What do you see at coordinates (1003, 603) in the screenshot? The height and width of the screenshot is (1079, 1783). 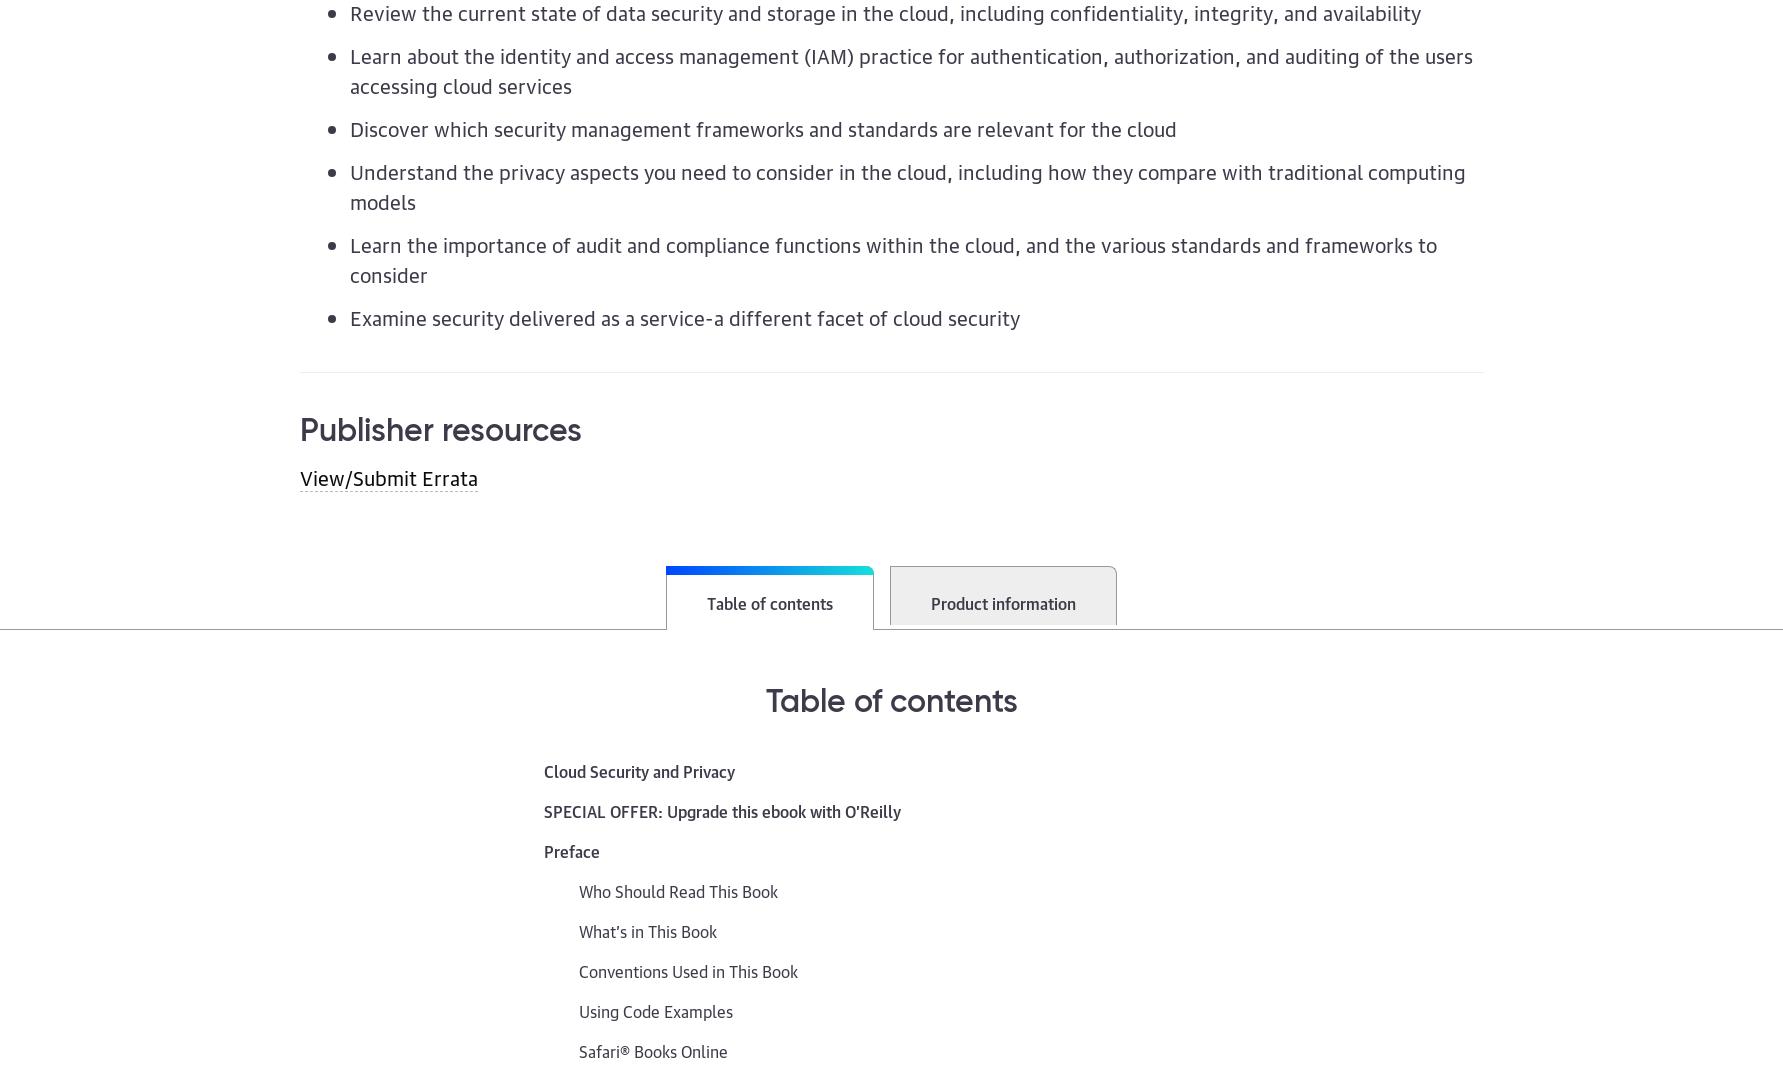 I see `'Product information'` at bounding box center [1003, 603].